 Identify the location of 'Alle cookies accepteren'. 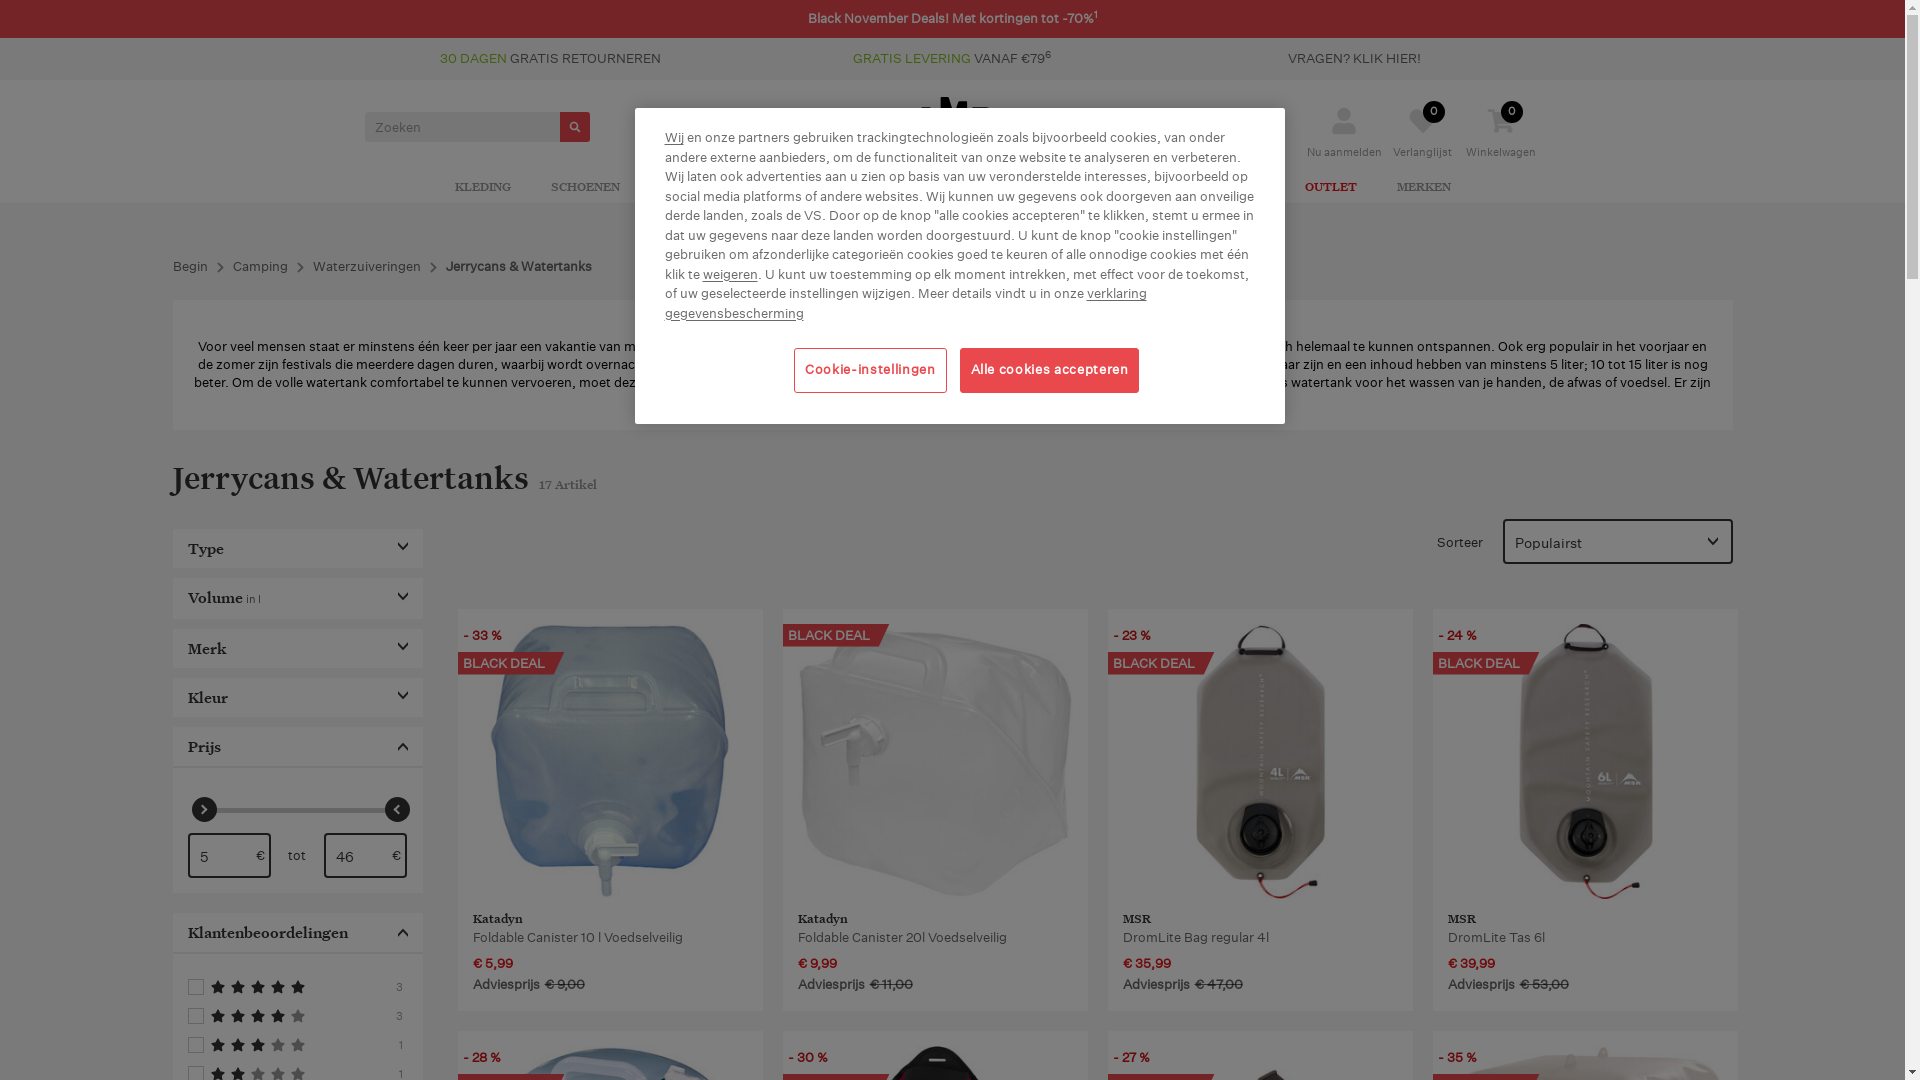
(960, 370).